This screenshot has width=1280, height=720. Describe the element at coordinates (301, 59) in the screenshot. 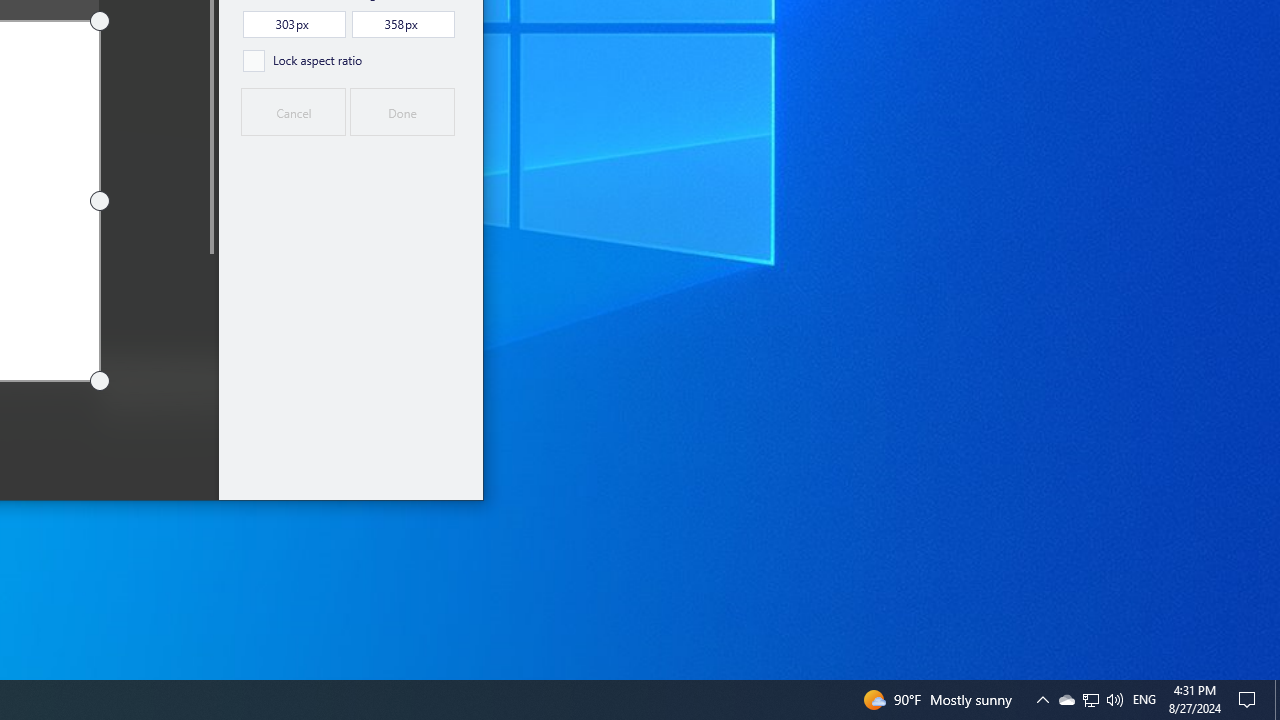

I see `'Lock aspect ratio'` at that location.